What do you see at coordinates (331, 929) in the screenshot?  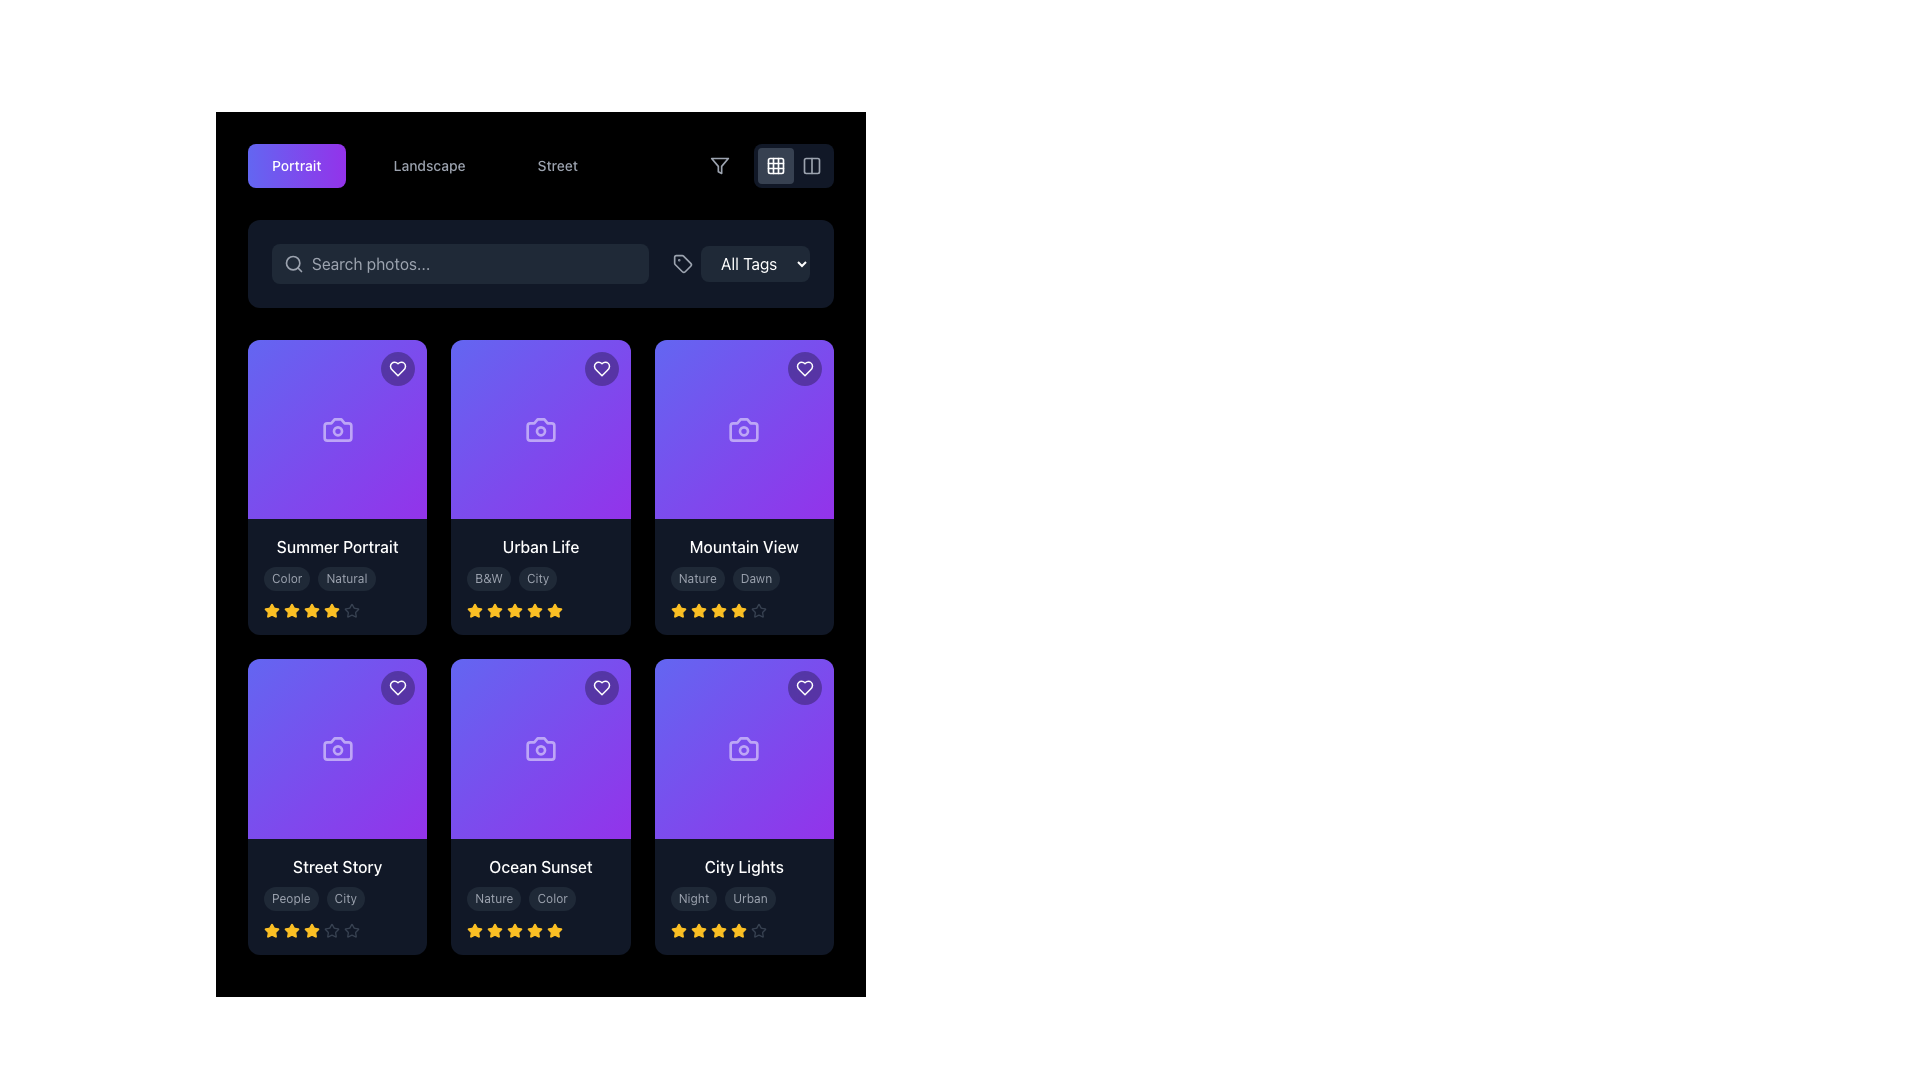 I see `the fifth interactive star-shaped icon for rating purposes` at bounding box center [331, 929].